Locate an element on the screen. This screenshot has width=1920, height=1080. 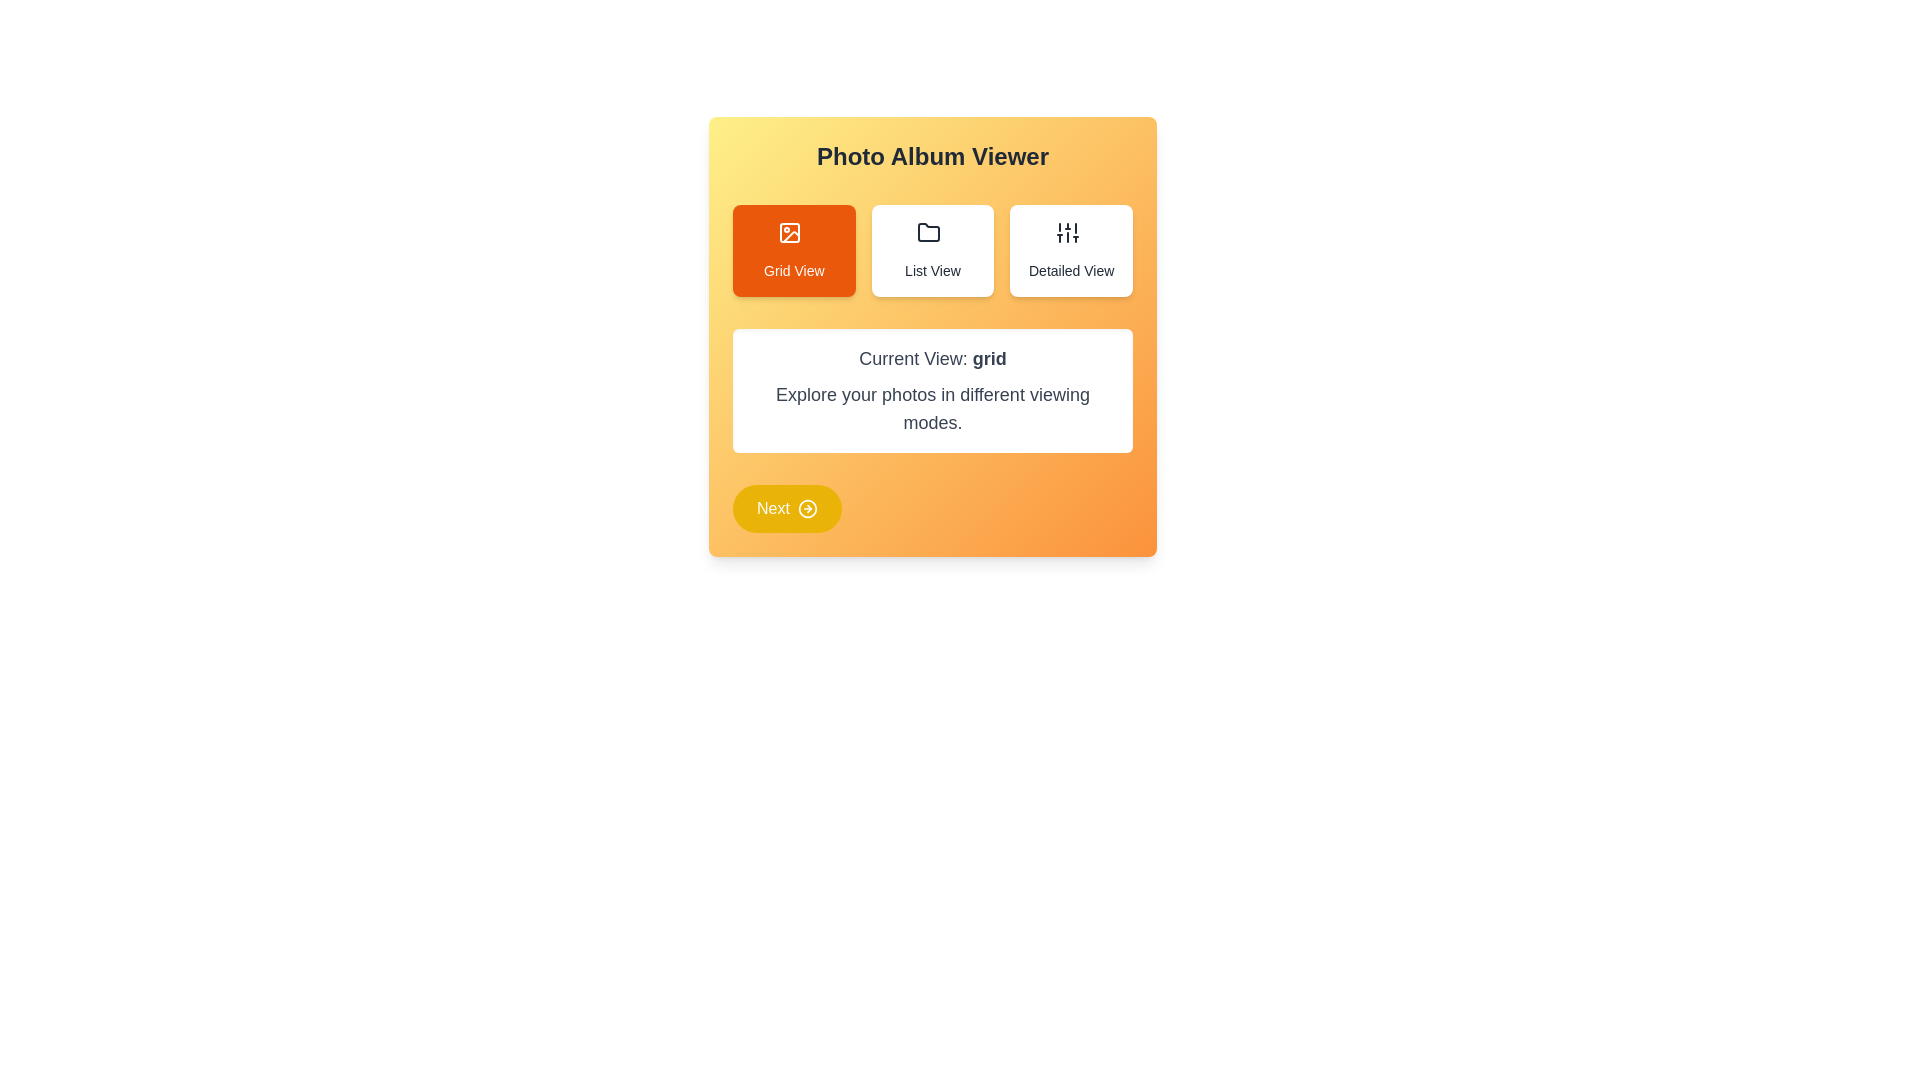
the right-facing arrow icon encased in a circular border, which is located to the right of the word 'Next' within the bottom-left section of the orange rectangular 'Next' button is located at coordinates (807, 508).